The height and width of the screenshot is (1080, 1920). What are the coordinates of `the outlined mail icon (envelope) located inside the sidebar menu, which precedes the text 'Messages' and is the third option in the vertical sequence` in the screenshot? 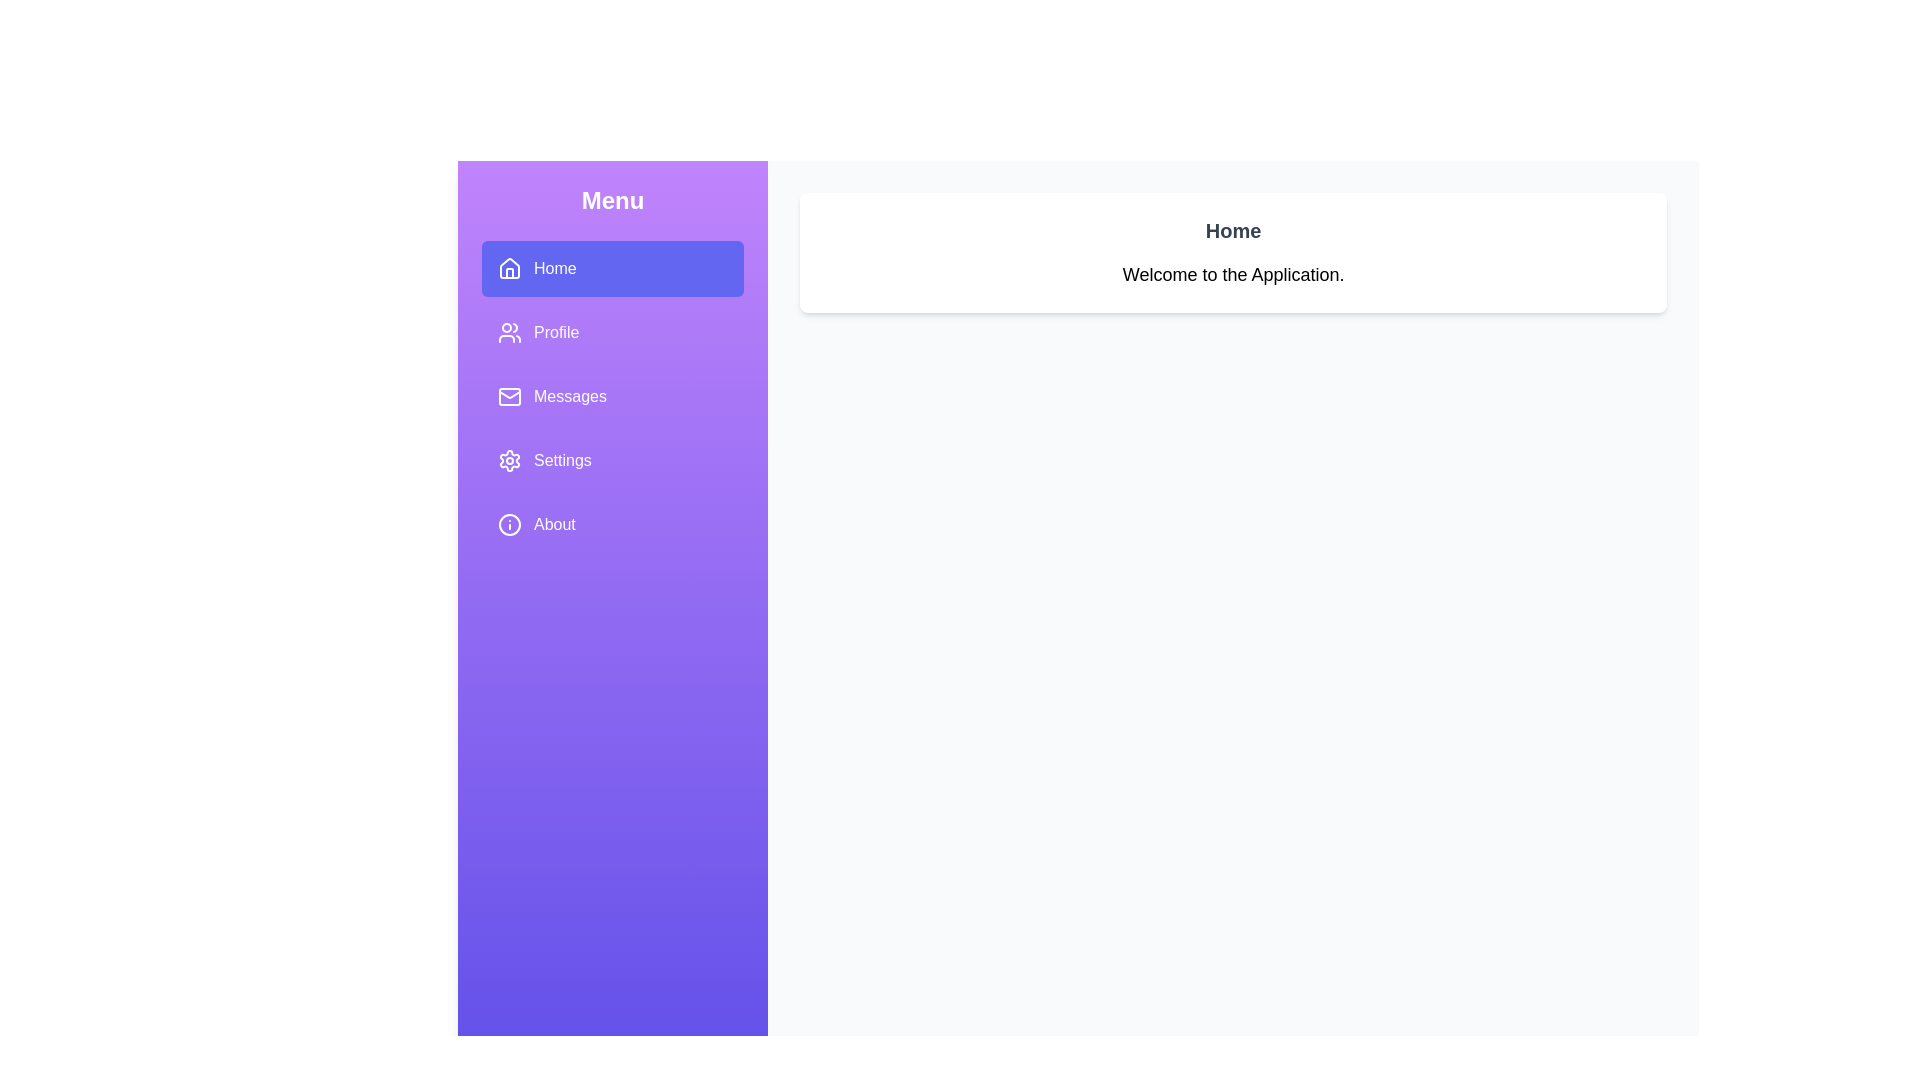 It's located at (509, 397).